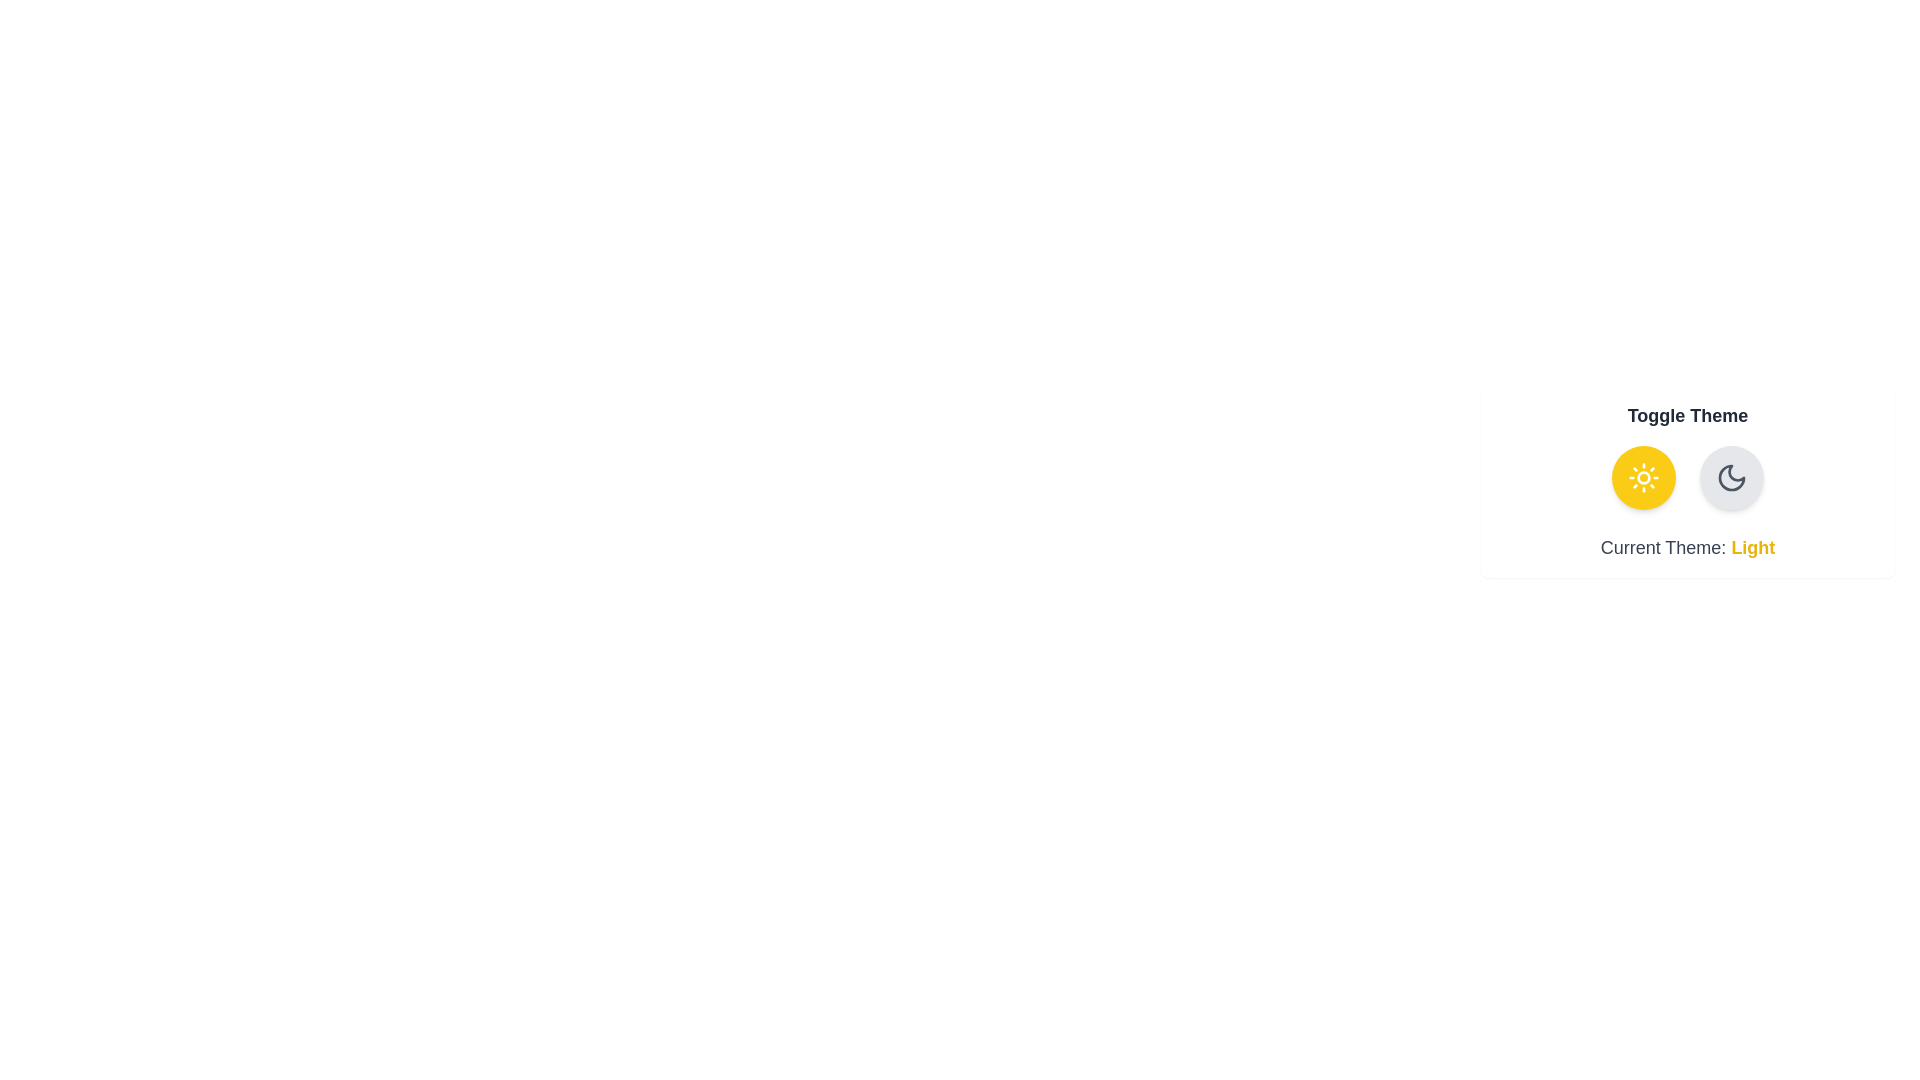 The image size is (1920, 1080). What do you see at coordinates (1643, 478) in the screenshot?
I see `the 'Sun' button to inspect its visual state` at bounding box center [1643, 478].